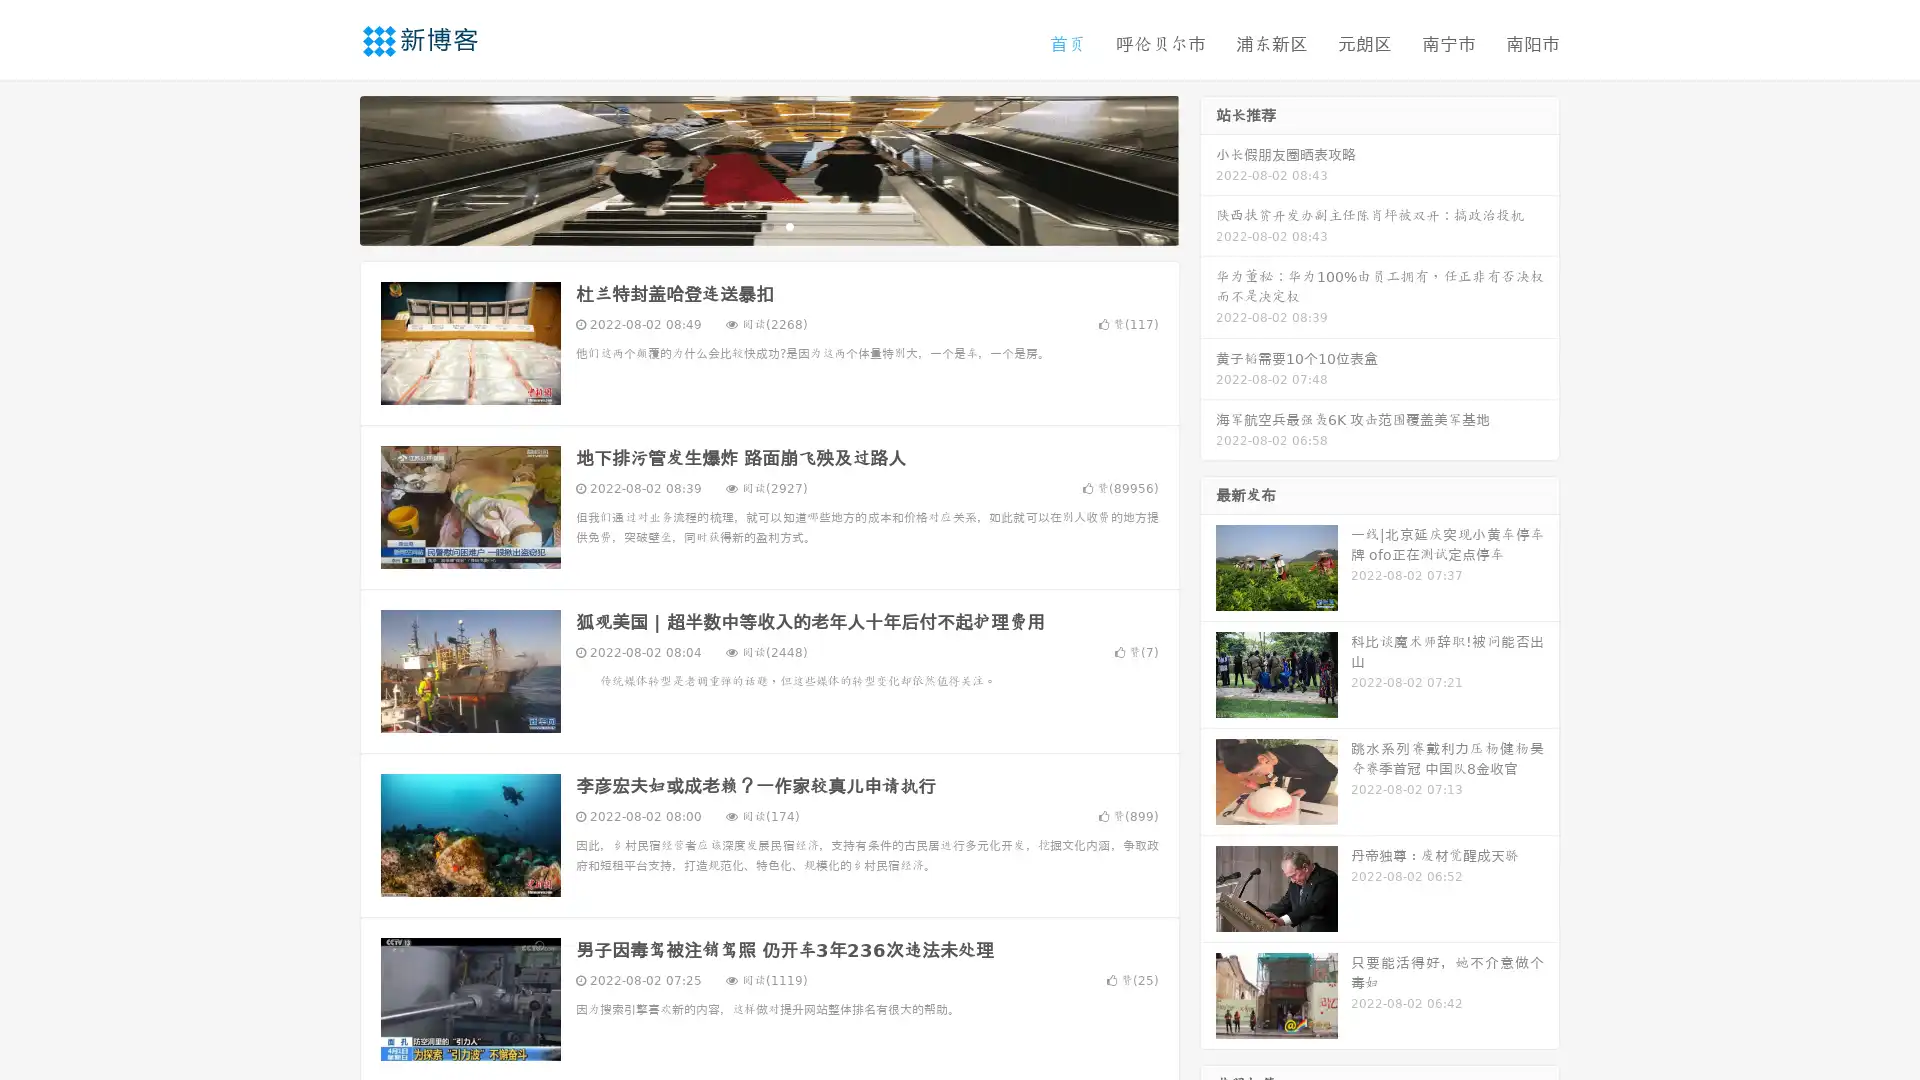 This screenshot has width=1920, height=1080. Describe the element at coordinates (768, 225) in the screenshot. I see `Go to slide 2` at that location.